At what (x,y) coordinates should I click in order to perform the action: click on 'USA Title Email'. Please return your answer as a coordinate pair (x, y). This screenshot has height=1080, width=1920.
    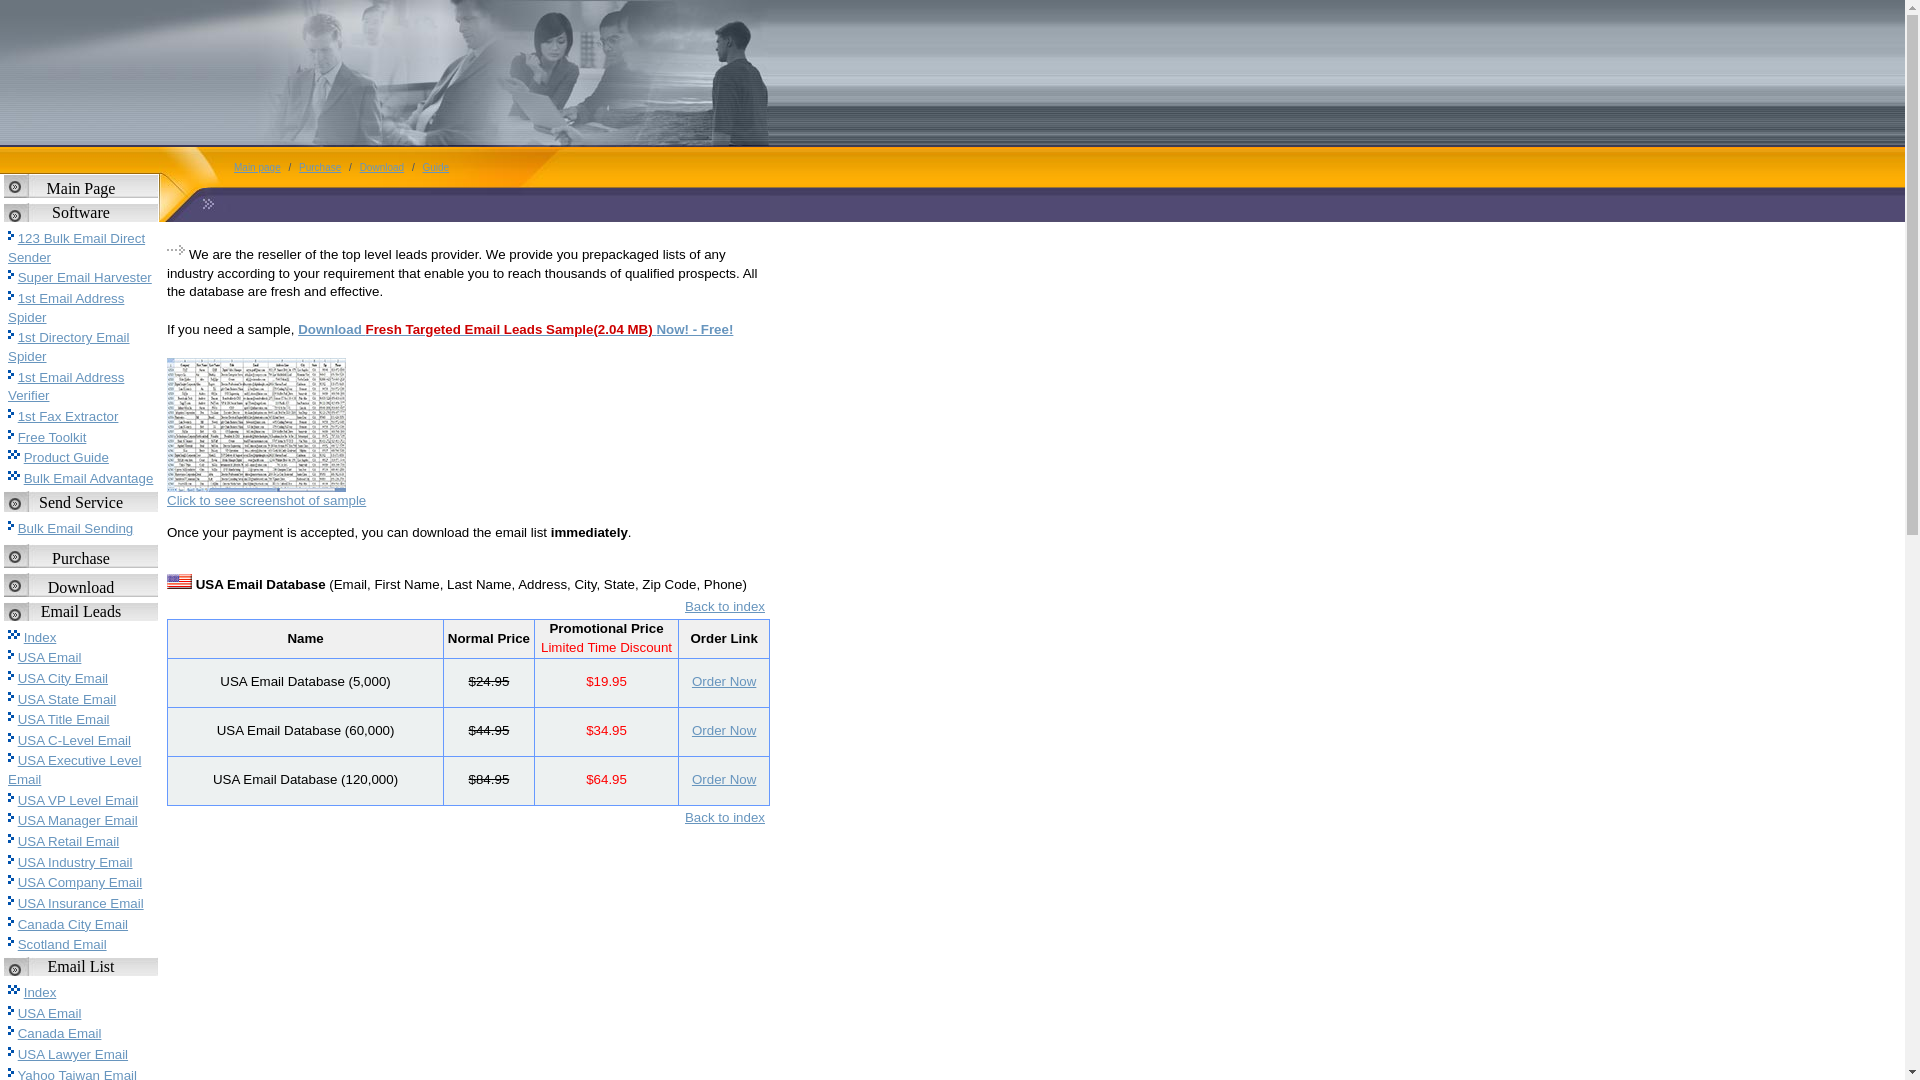
    Looking at the image, I should click on (63, 718).